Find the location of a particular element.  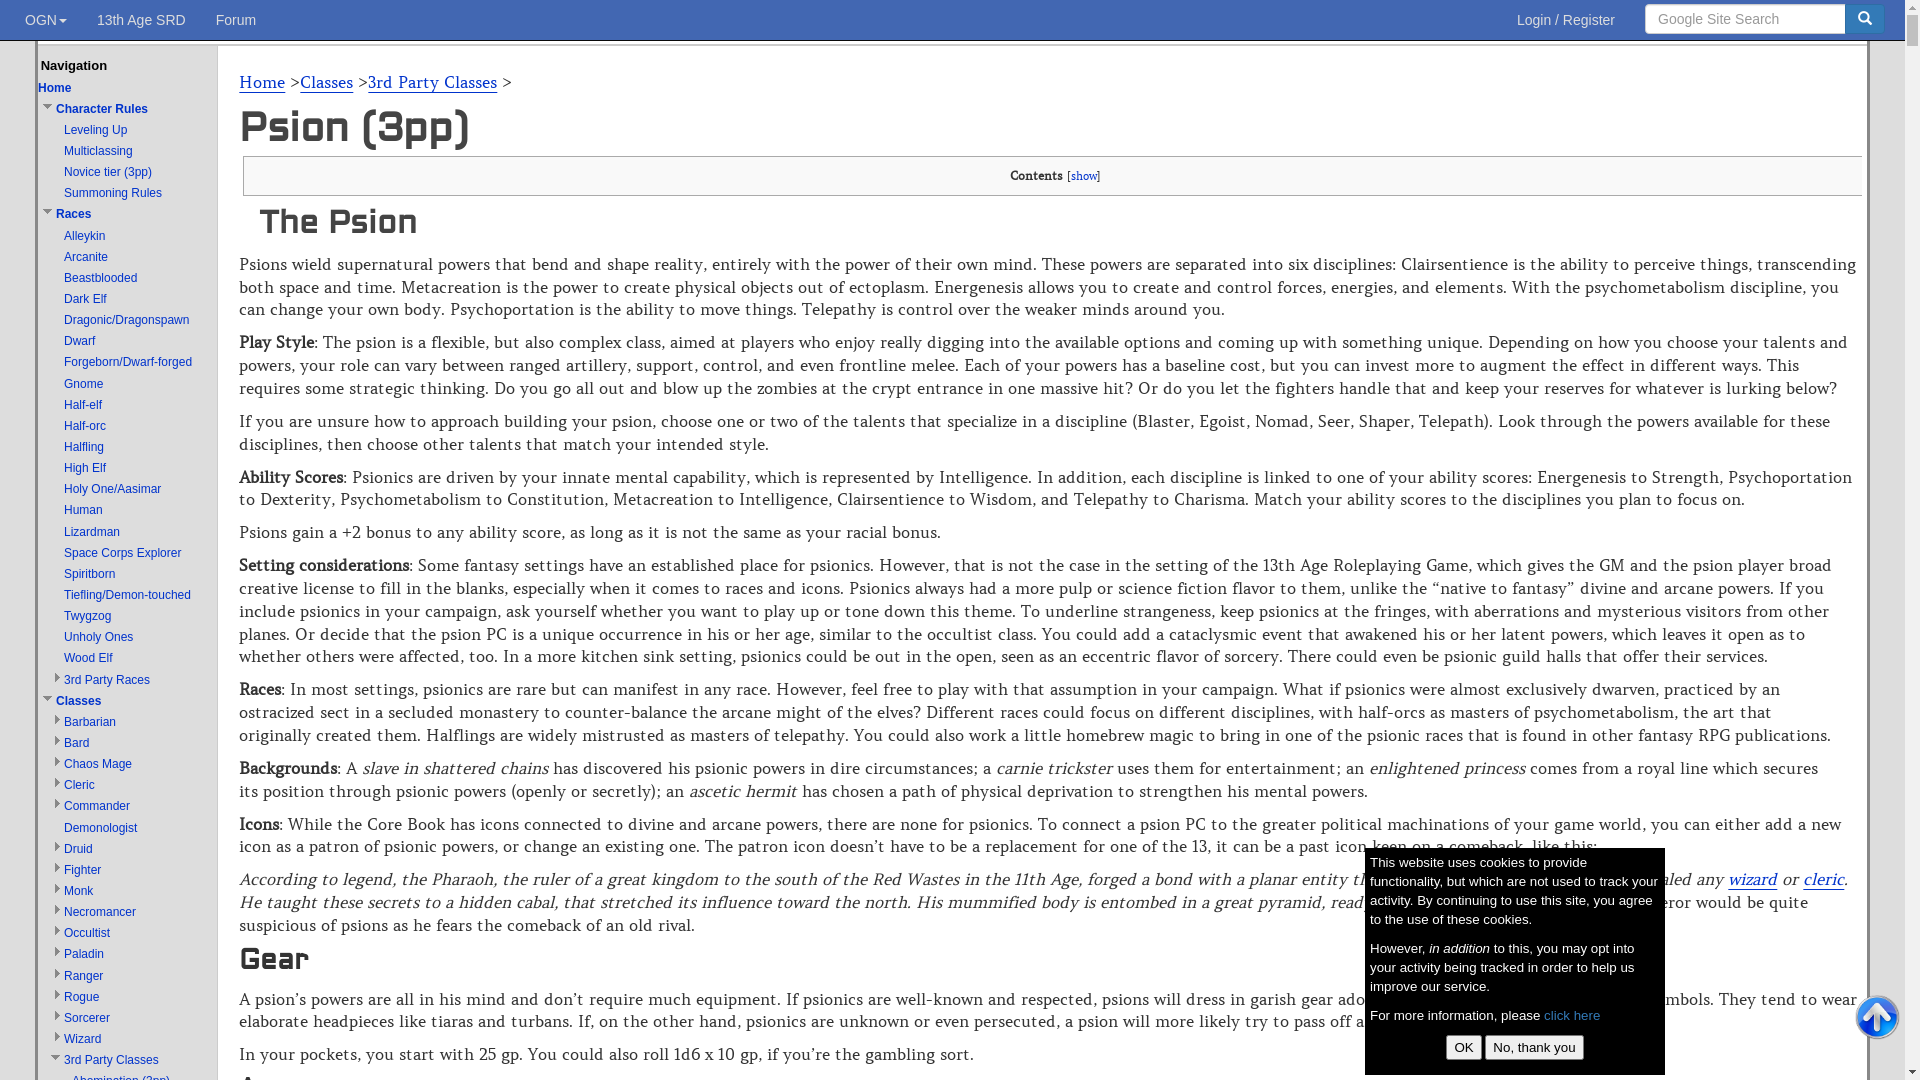

'Wood Elf' is located at coordinates (86, 658).